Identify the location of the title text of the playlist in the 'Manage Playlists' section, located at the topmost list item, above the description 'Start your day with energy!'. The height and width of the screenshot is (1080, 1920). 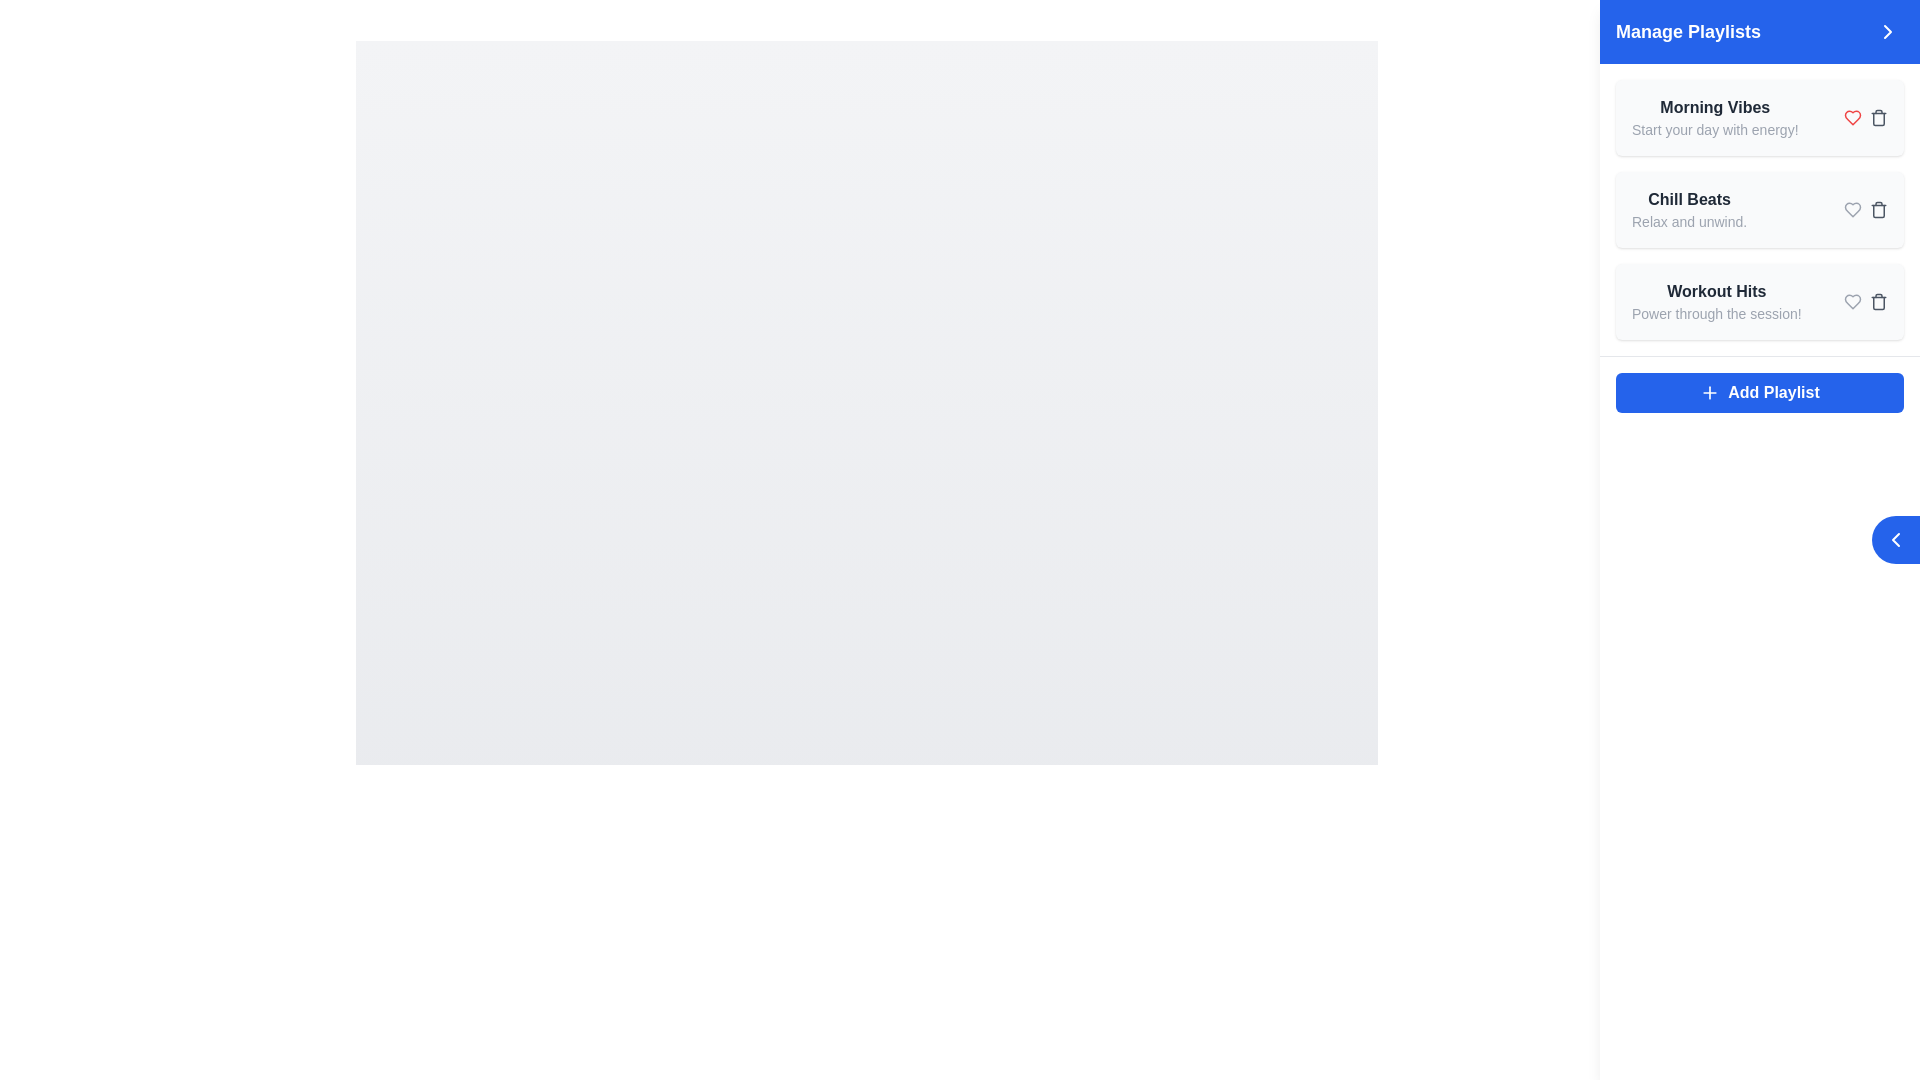
(1714, 108).